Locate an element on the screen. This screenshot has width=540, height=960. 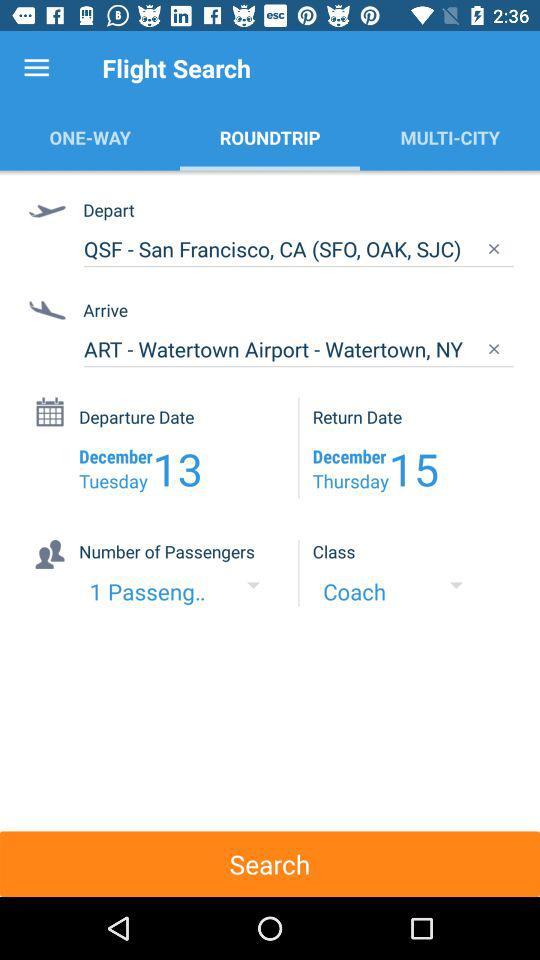
arrive icon which is before arrive on the page is located at coordinates (50, 312).